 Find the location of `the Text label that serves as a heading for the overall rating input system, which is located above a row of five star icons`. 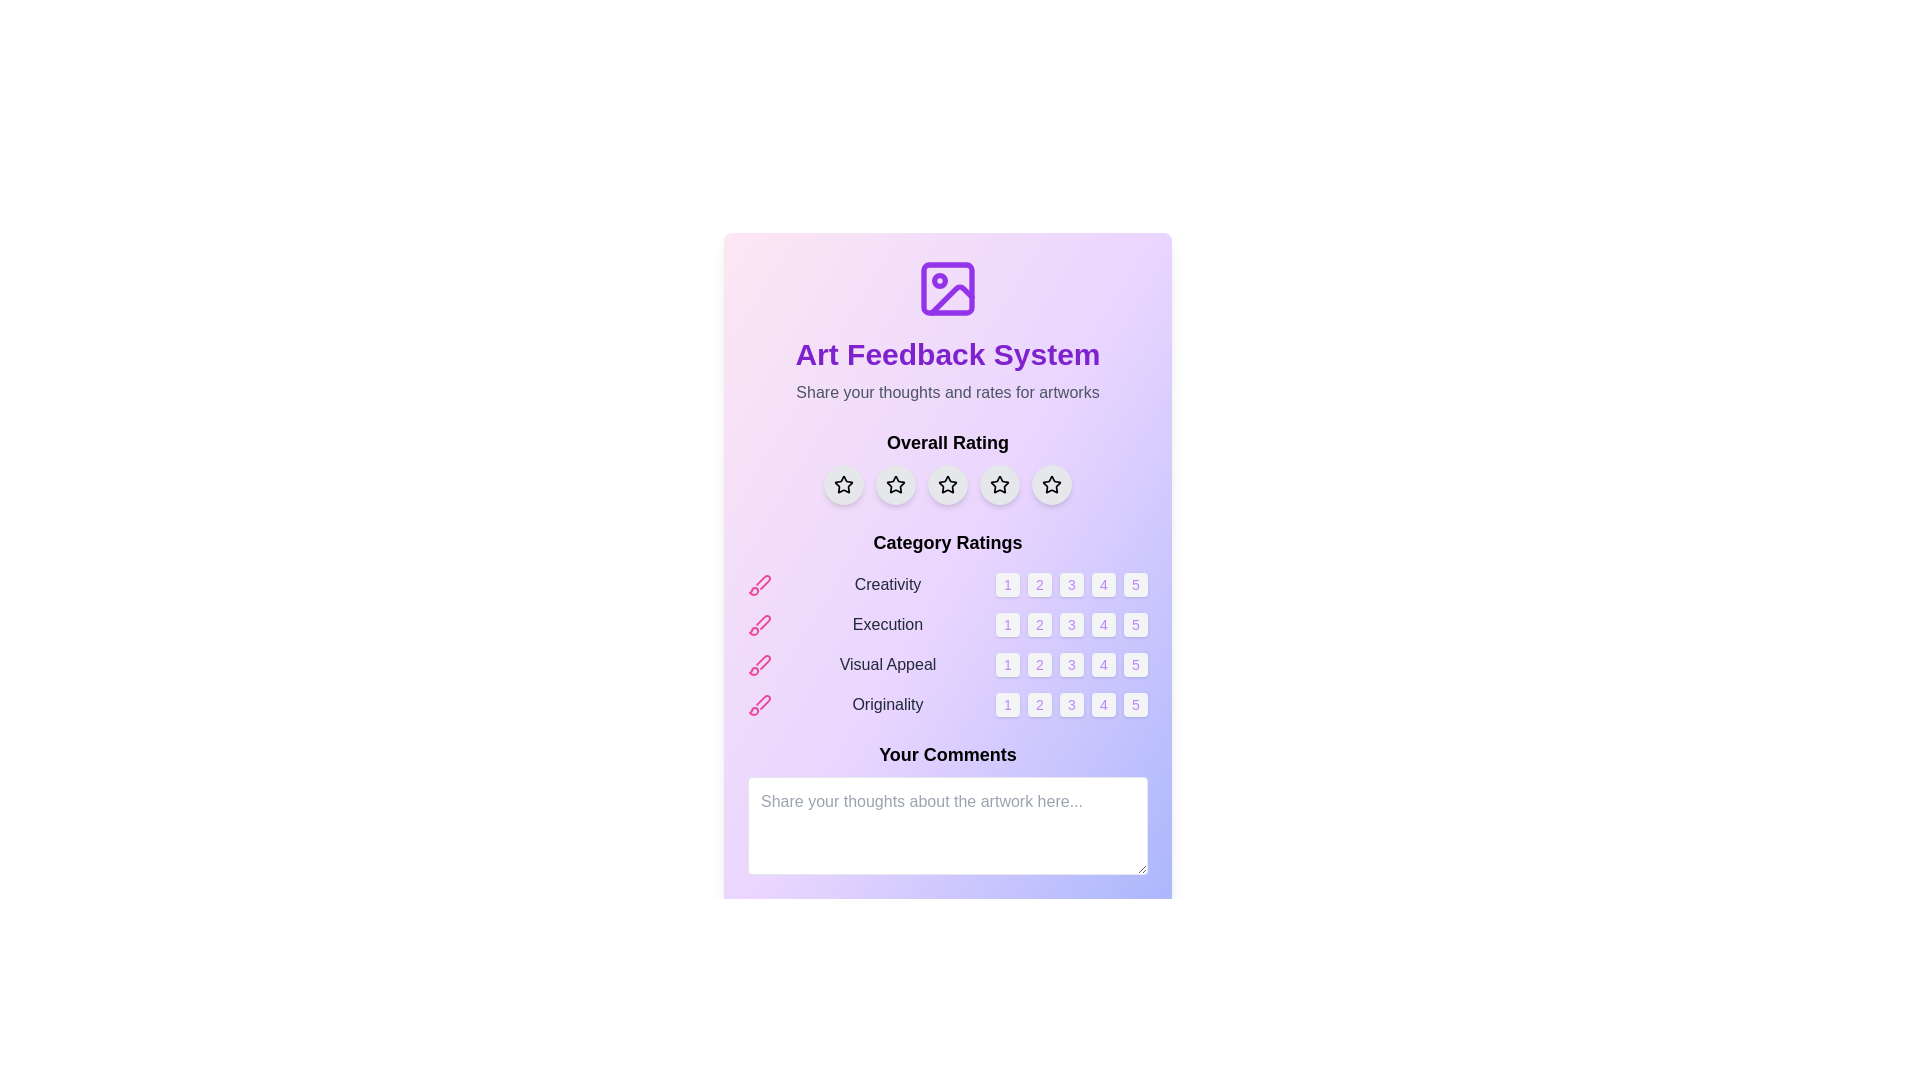

the Text label that serves as a heading for the overall rating input system, which is located above a row of five star icons is located at coordinates (947, 442).